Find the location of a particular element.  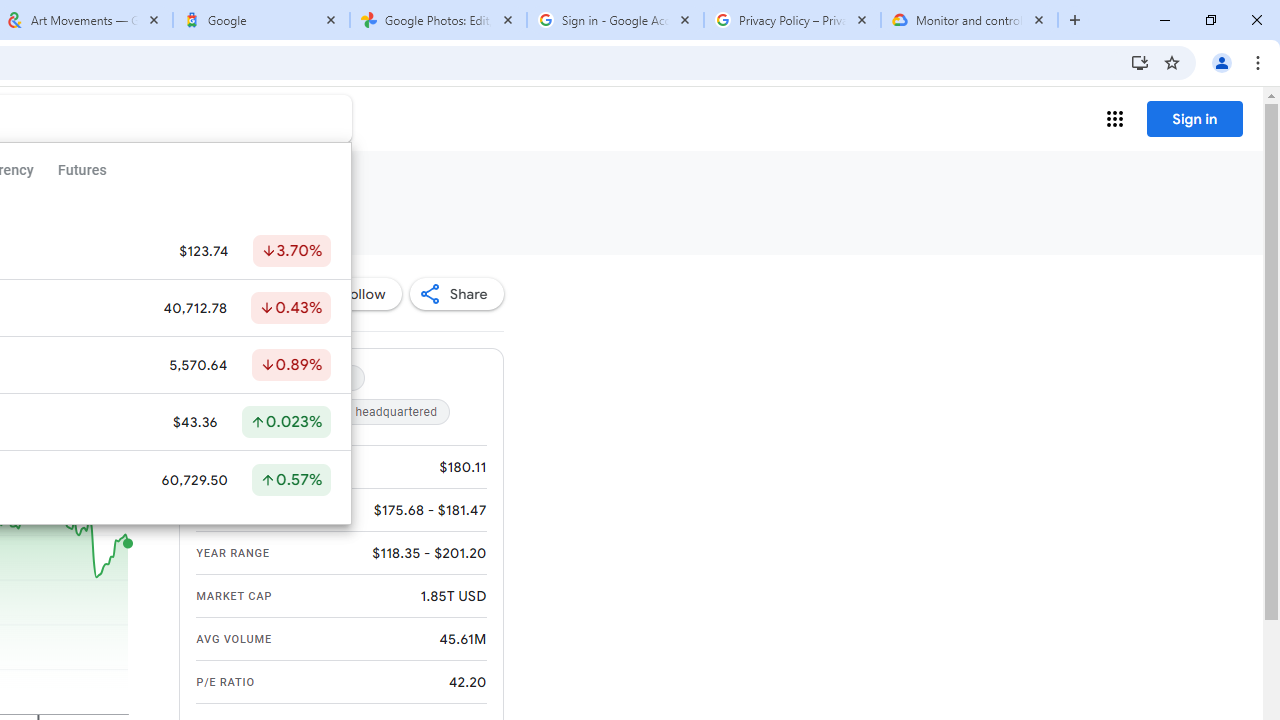

'Google' is located at coordinates (260, 20).